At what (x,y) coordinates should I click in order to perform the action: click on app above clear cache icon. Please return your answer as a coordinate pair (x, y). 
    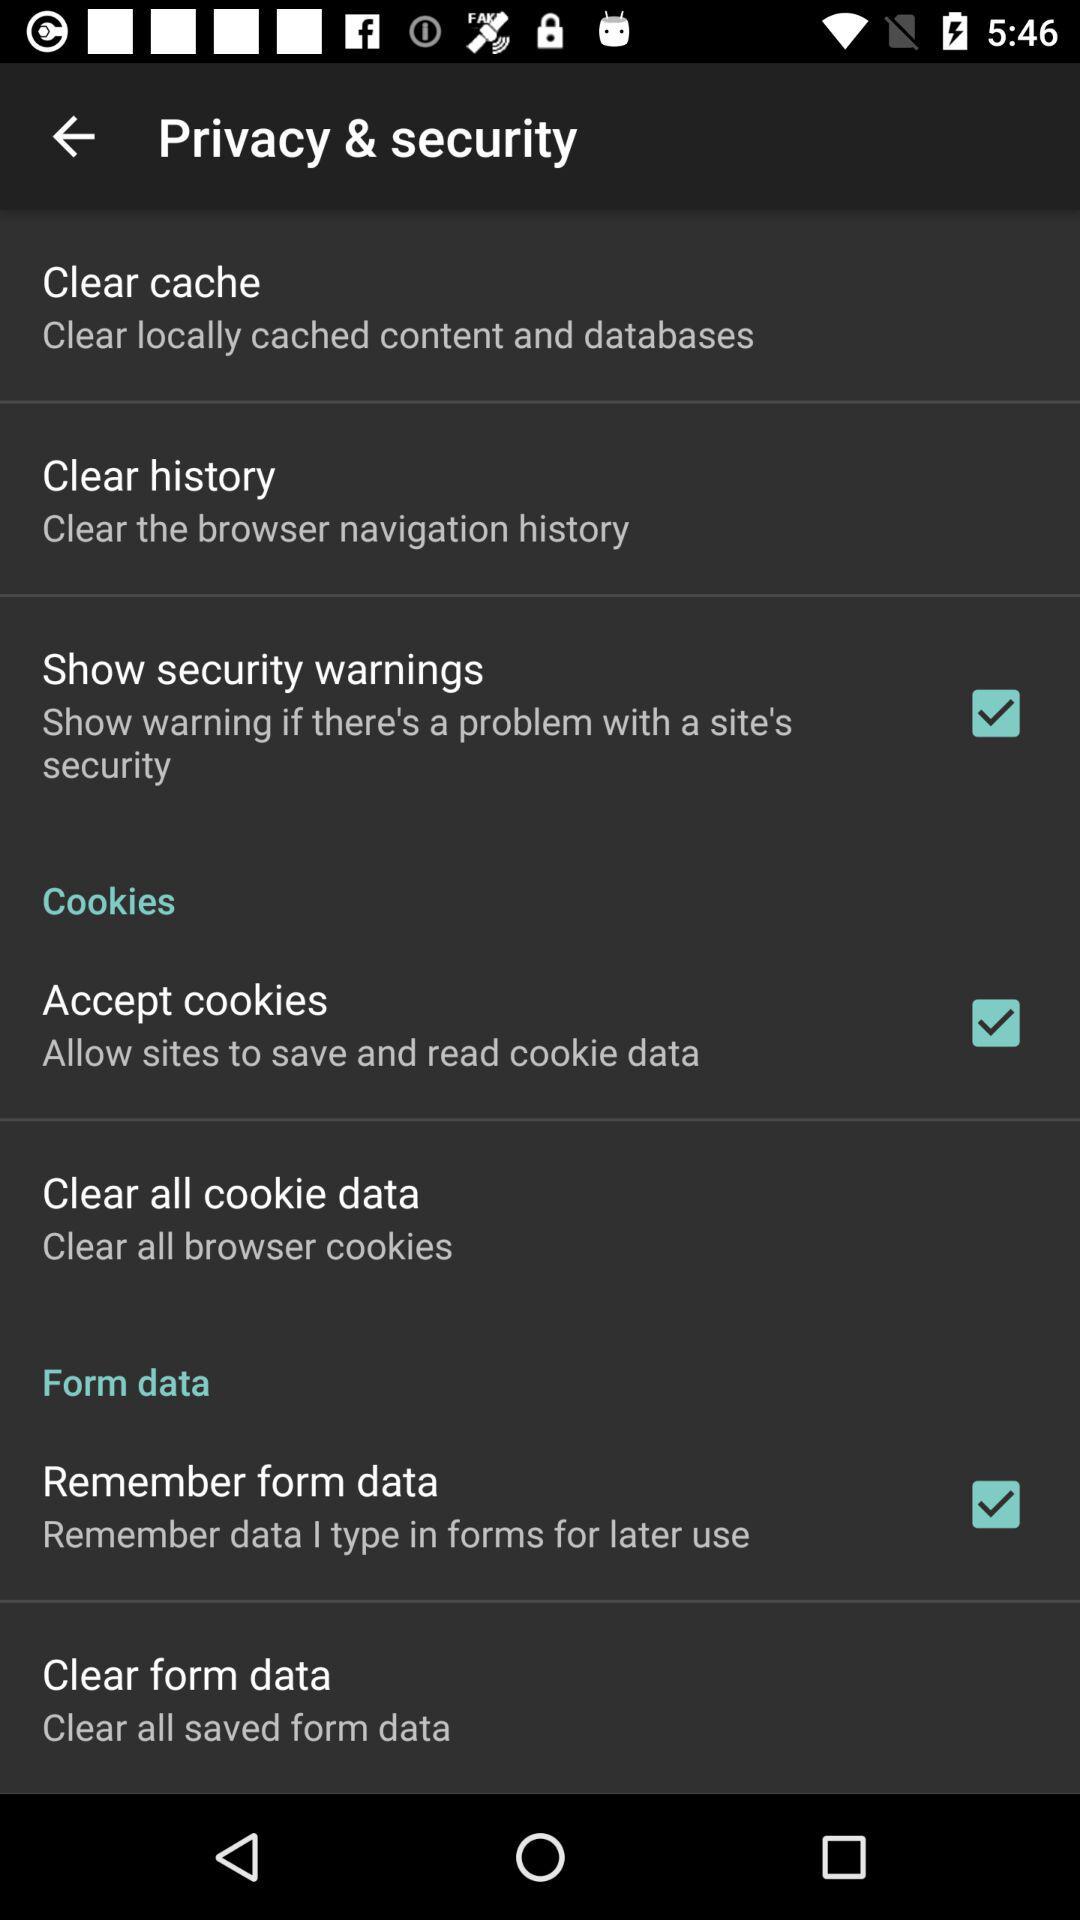
    Looking at the image, I should click on (72, 135).